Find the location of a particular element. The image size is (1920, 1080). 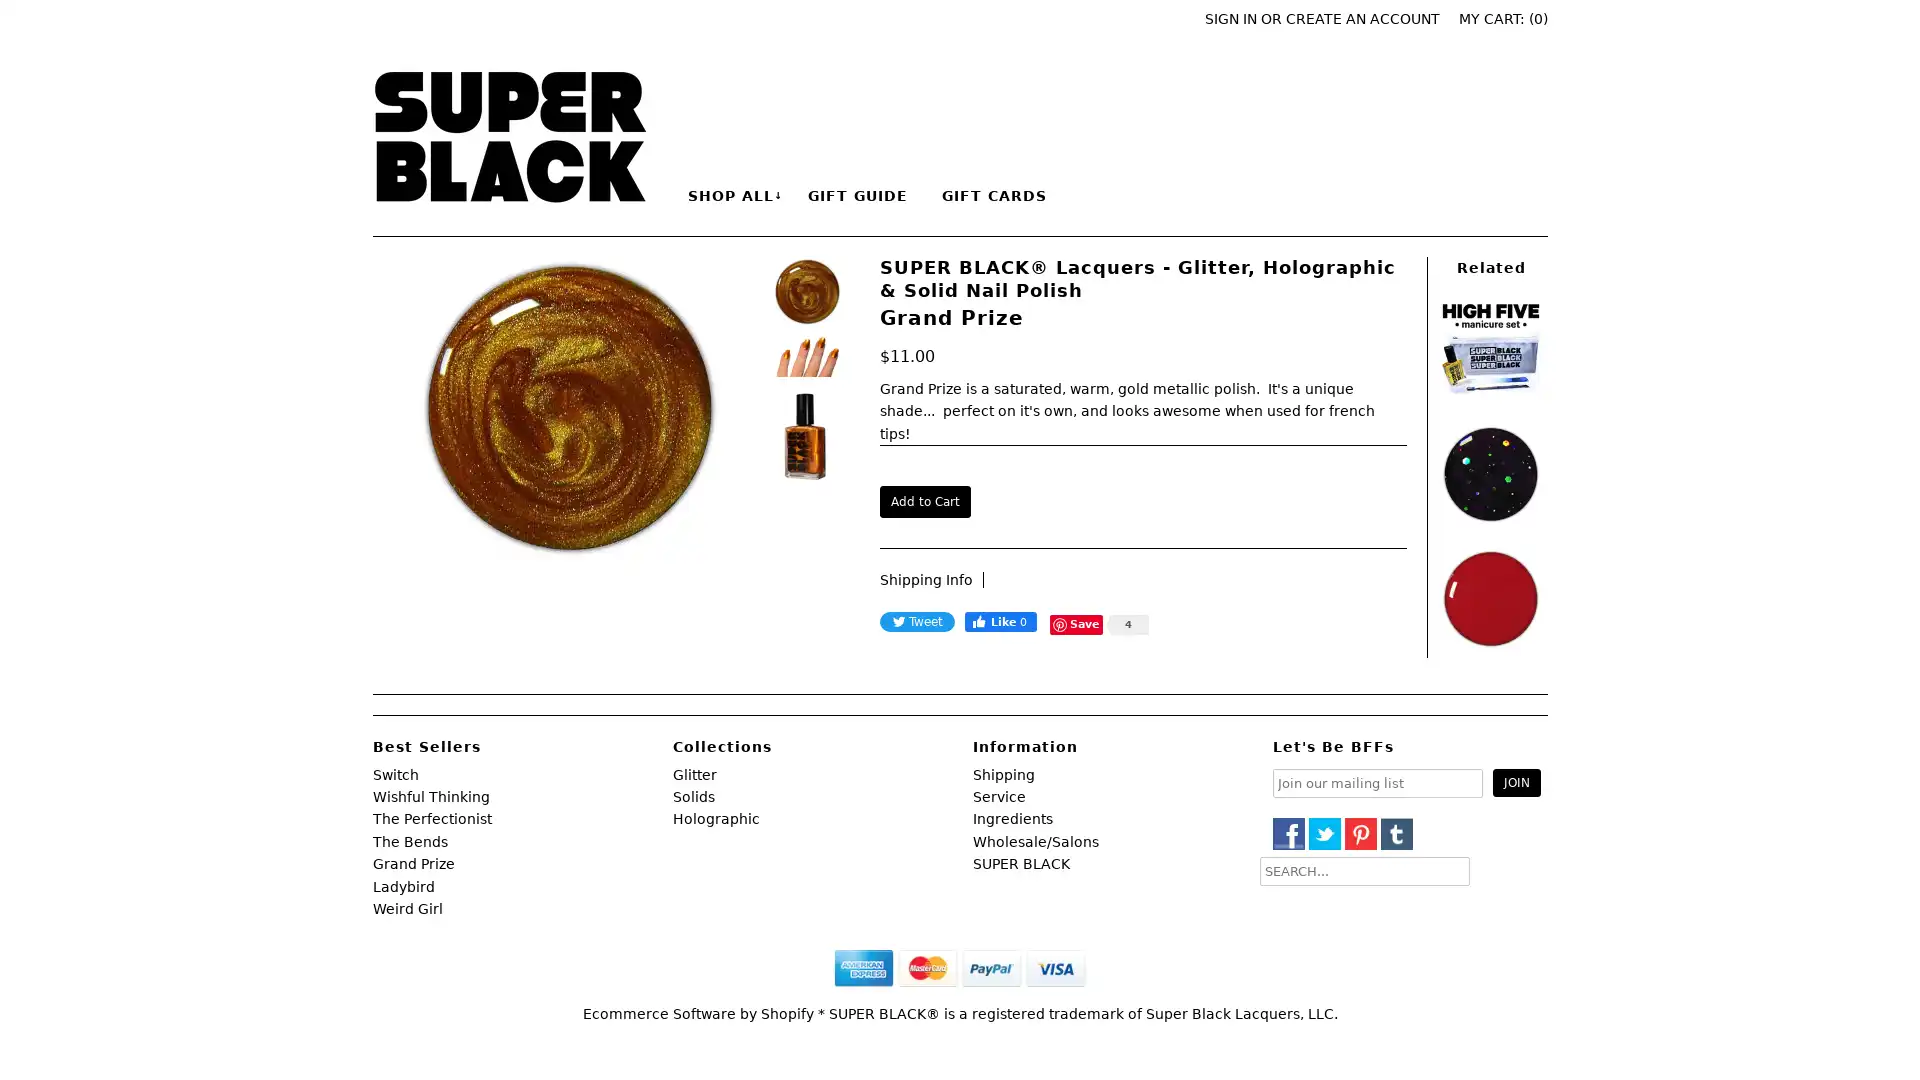

JOIN is located at coordinates (1516, 781).